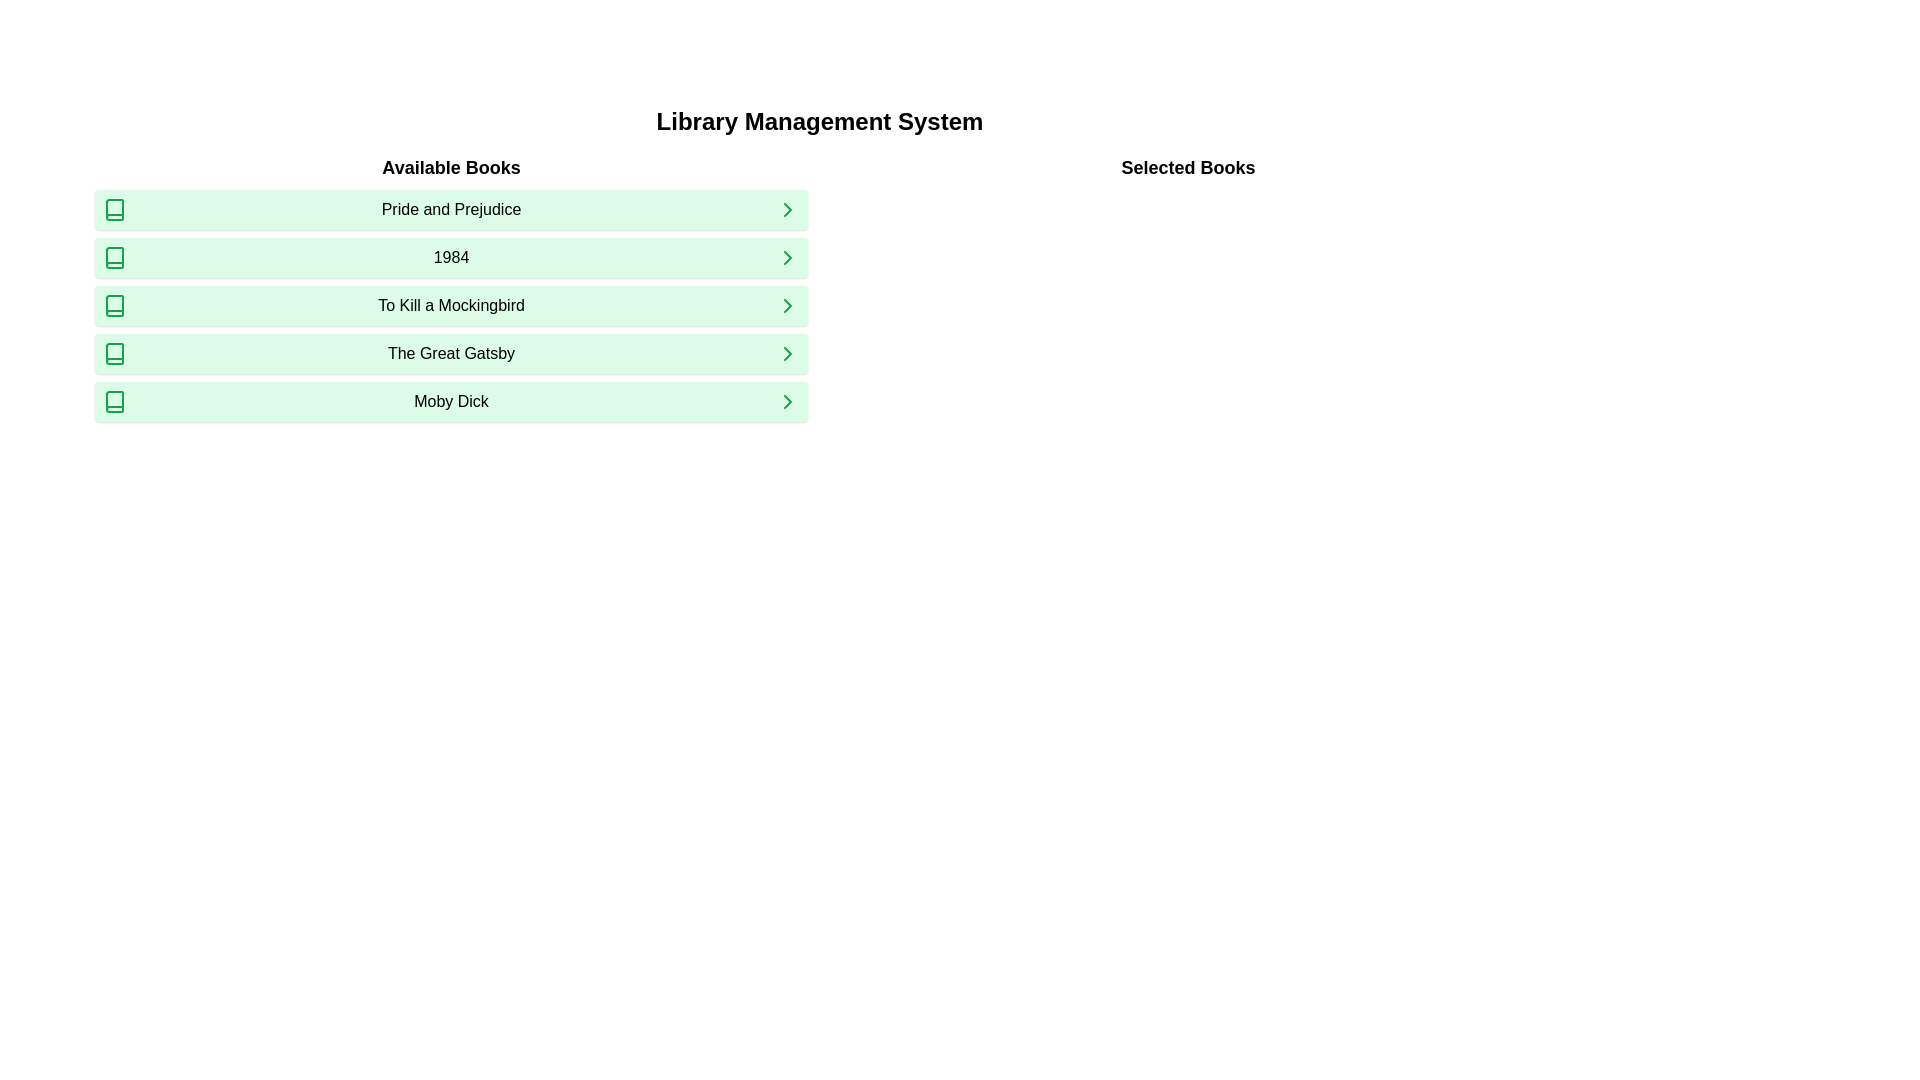 This screenshot has height=1080, width=1920. I want to click on the title text label for the fourth book entry in the list under 'Available Books', which is positioned between 'To Kill a Mockingbird' and 'Moby Dick', so click(450, 353).